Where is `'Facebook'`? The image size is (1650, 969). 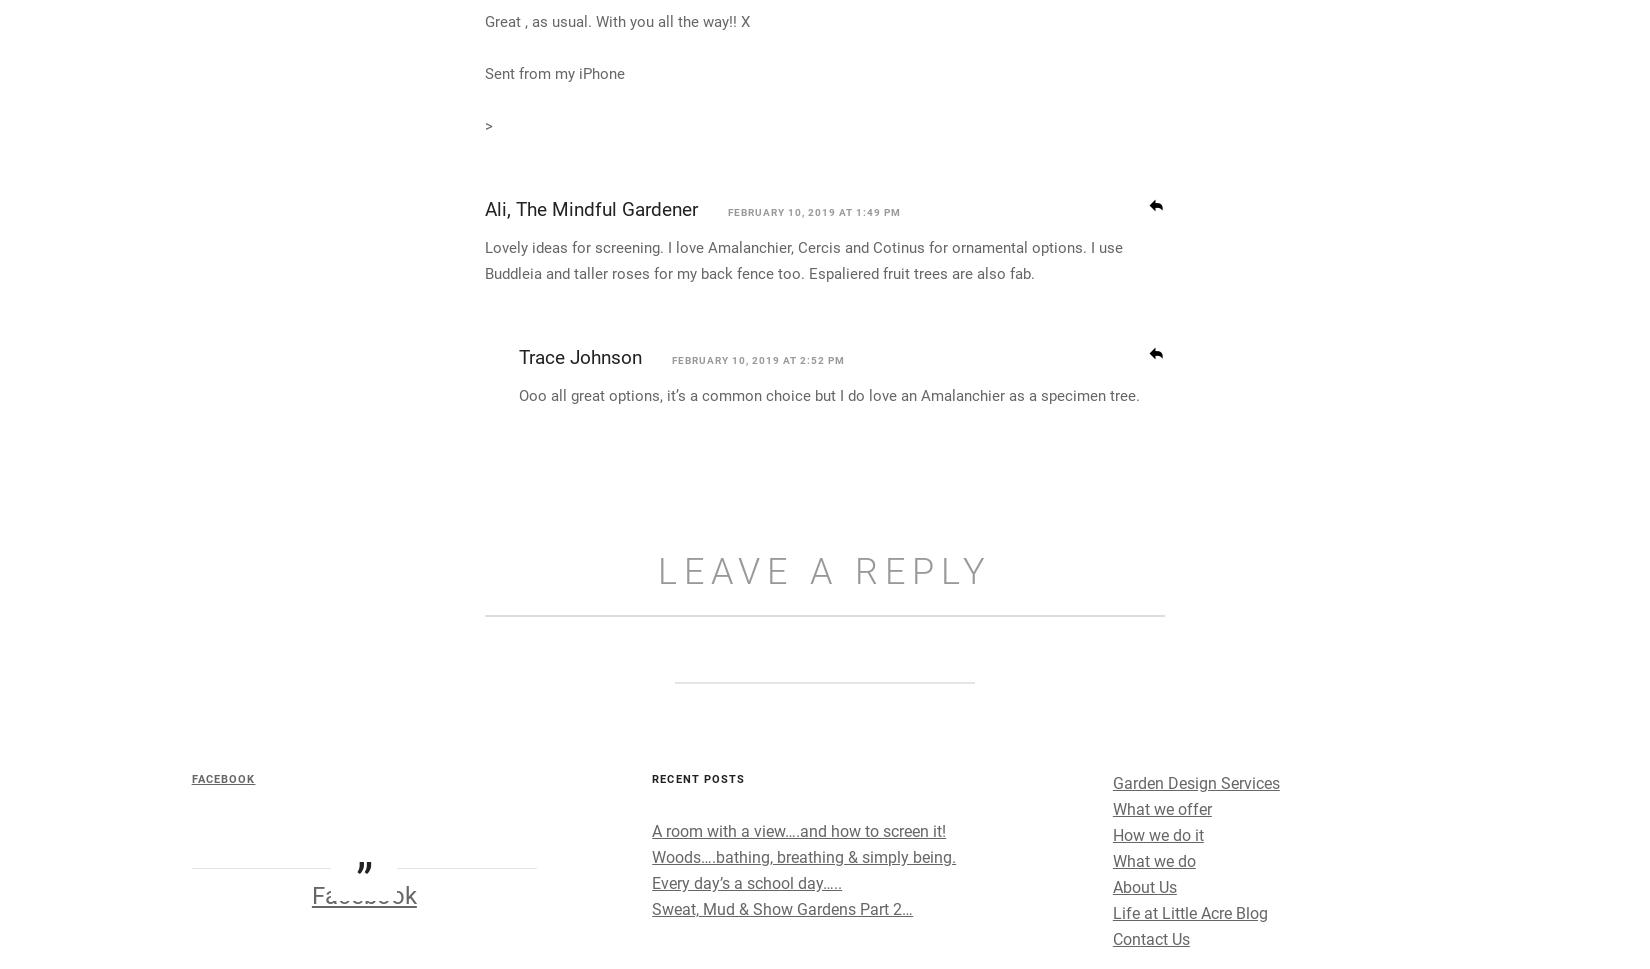 'Facebook' is located at coordinates (285, 958).